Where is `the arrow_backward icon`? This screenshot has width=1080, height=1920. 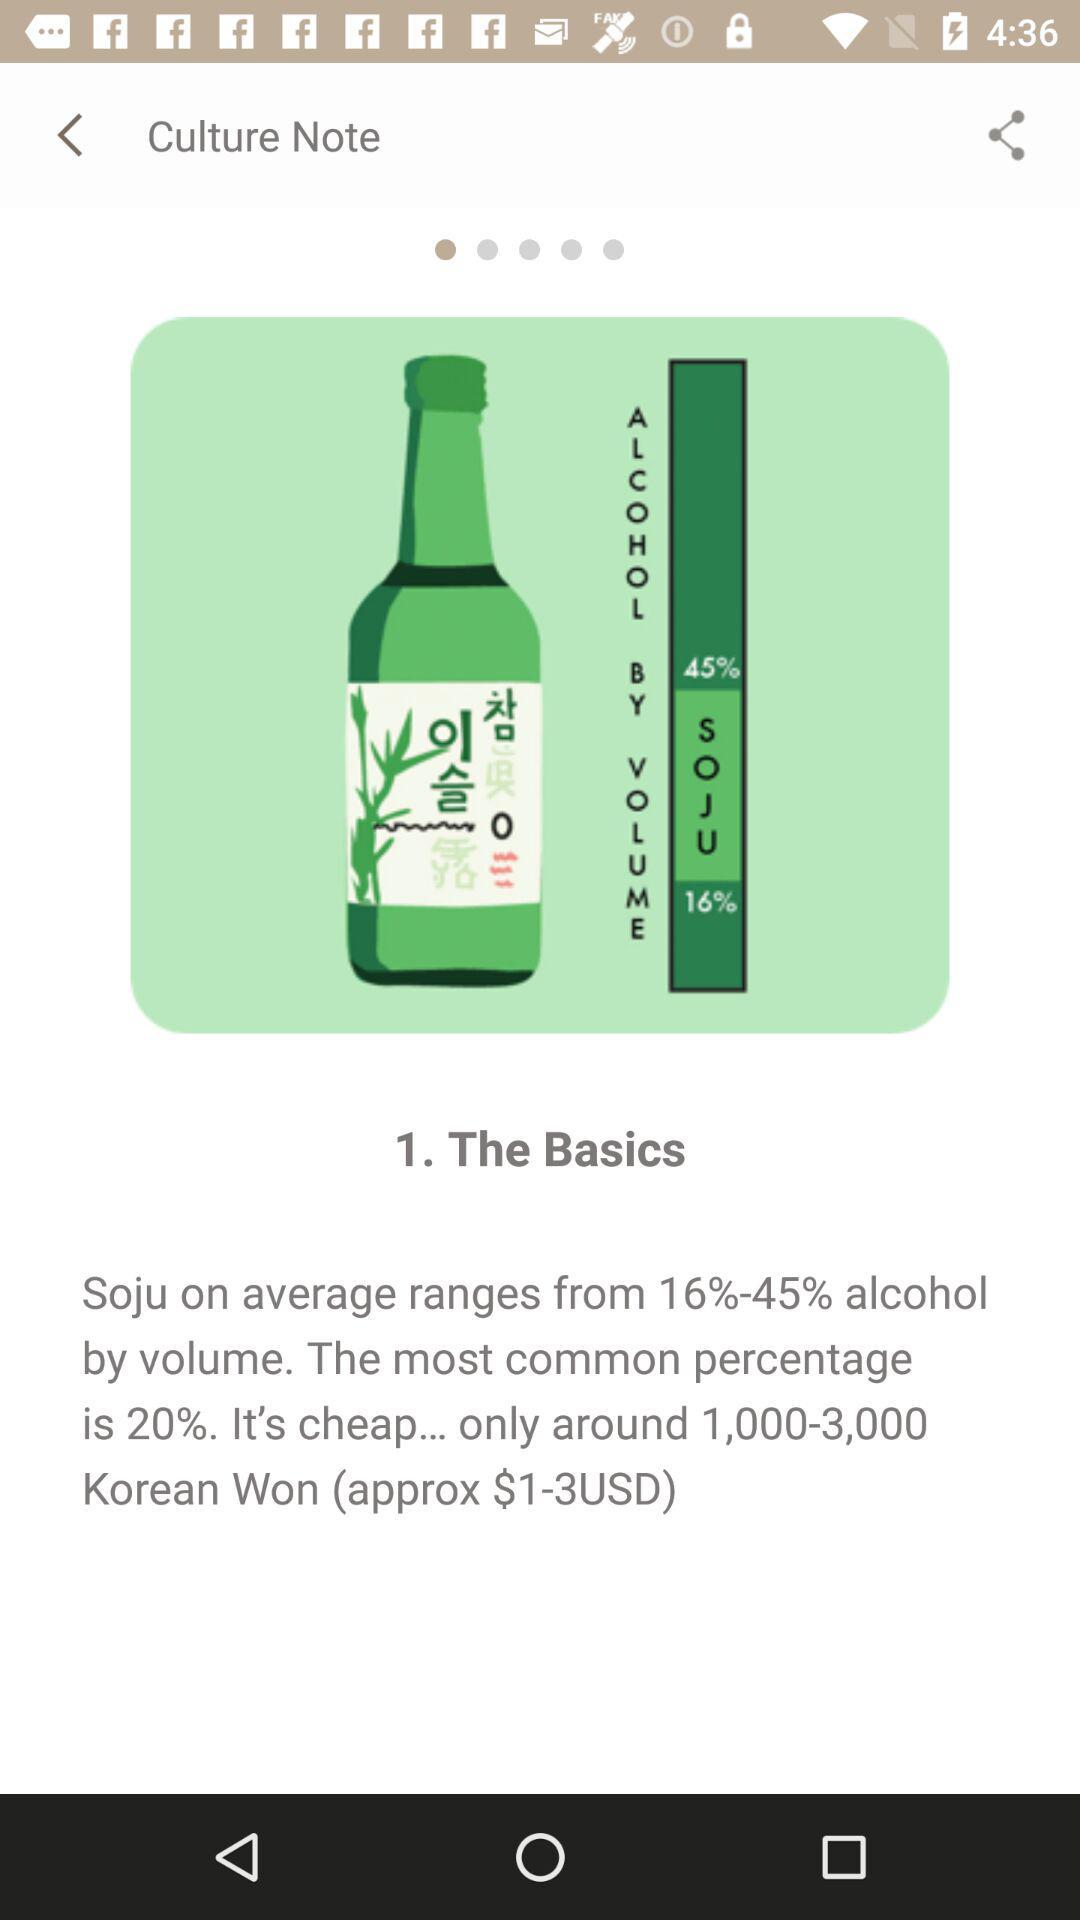 the arrow_backward icon is located at coordinates (72, 133).